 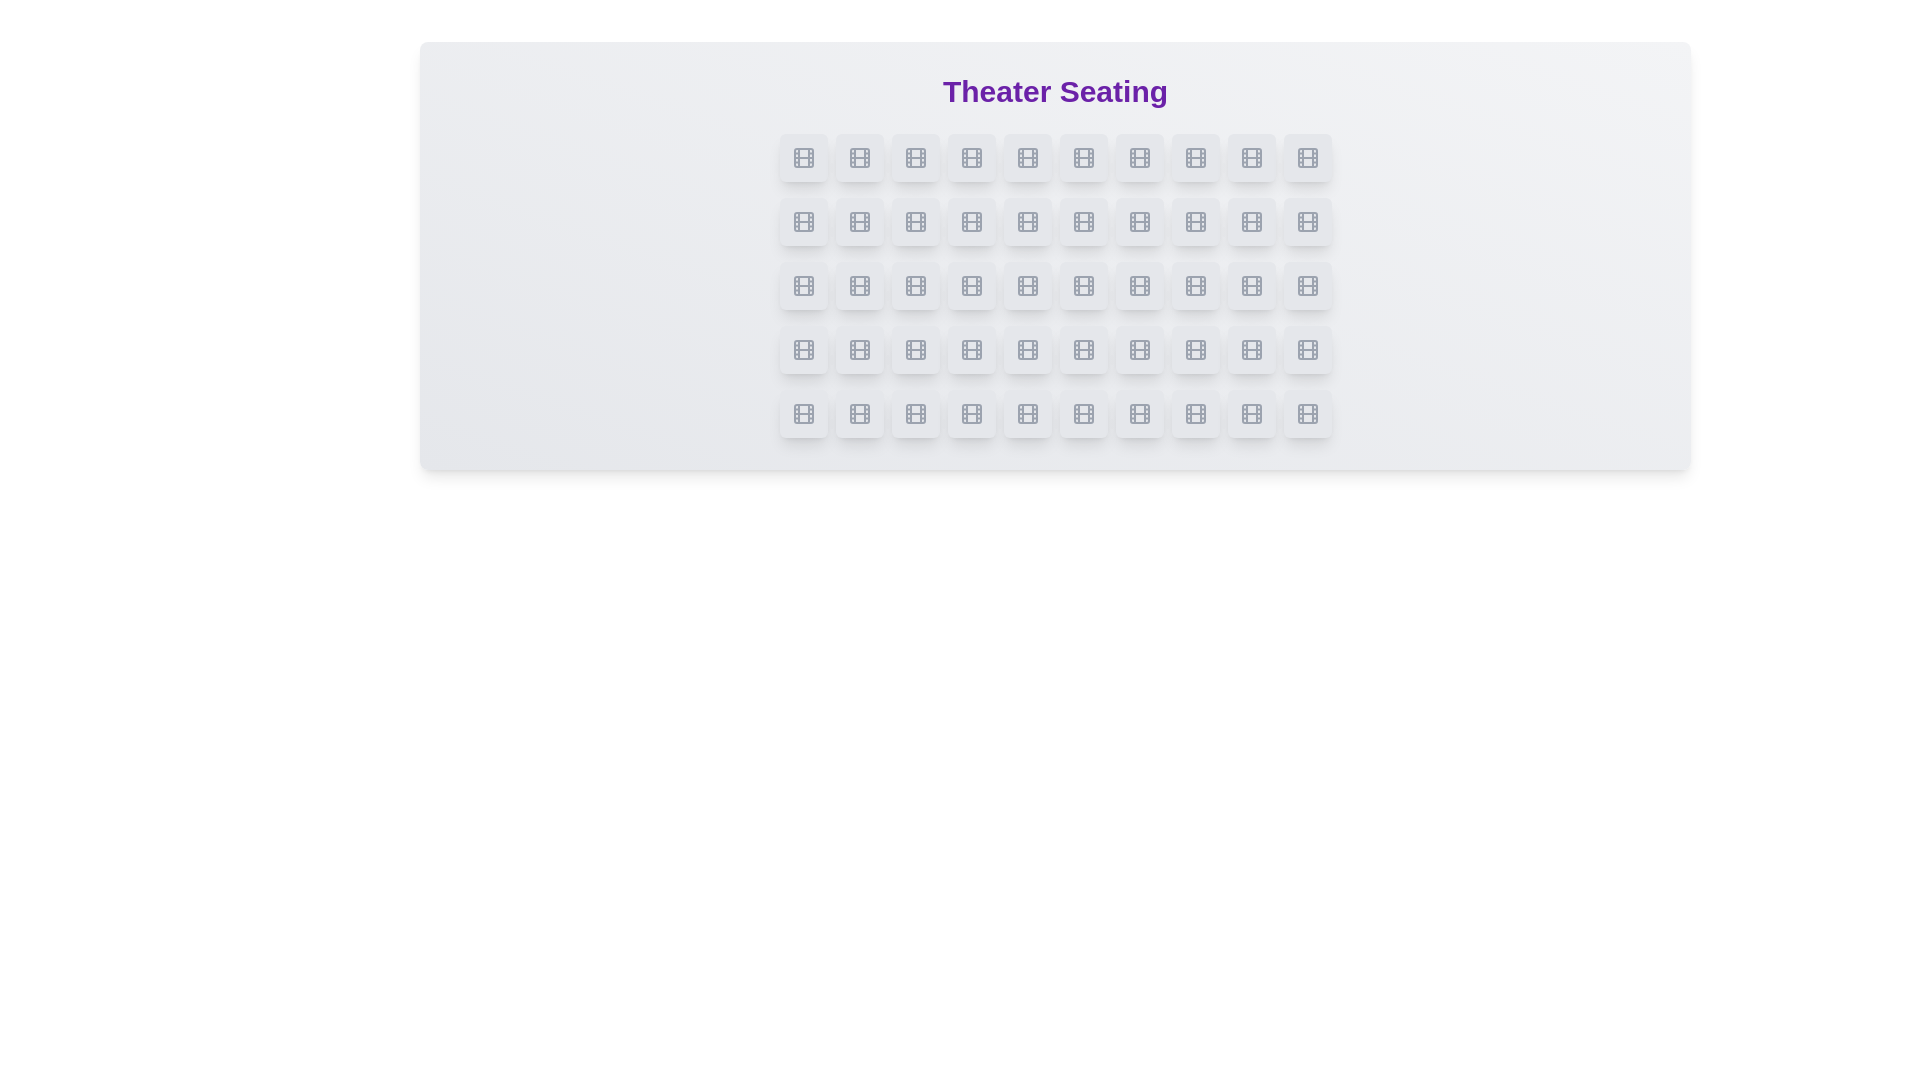 What do you see at coordinates (1054, 285) in the screenshot?
I see `the seating layout by focusing on the center of the grid` at bounding box center [1054, 285].